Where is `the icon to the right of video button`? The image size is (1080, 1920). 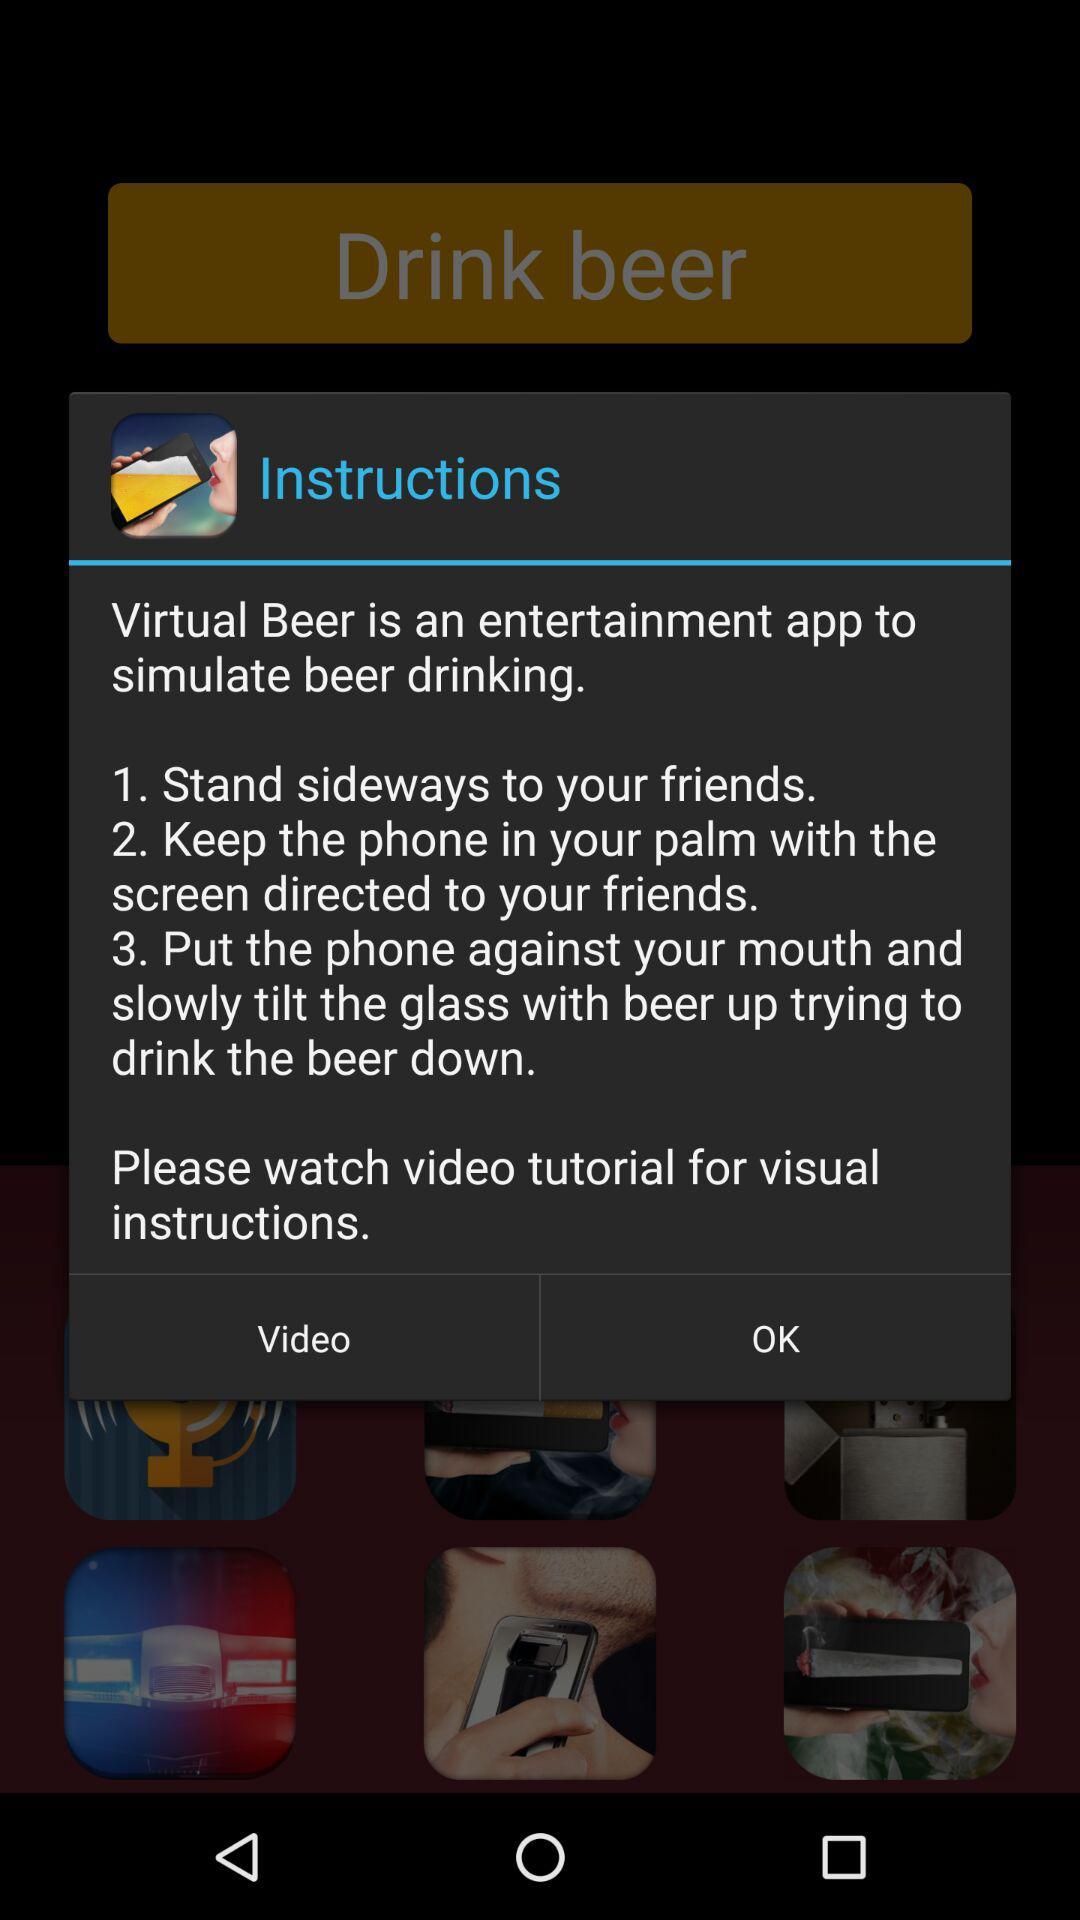 the icon to the right of video button is located at coordinates (774, 1338).